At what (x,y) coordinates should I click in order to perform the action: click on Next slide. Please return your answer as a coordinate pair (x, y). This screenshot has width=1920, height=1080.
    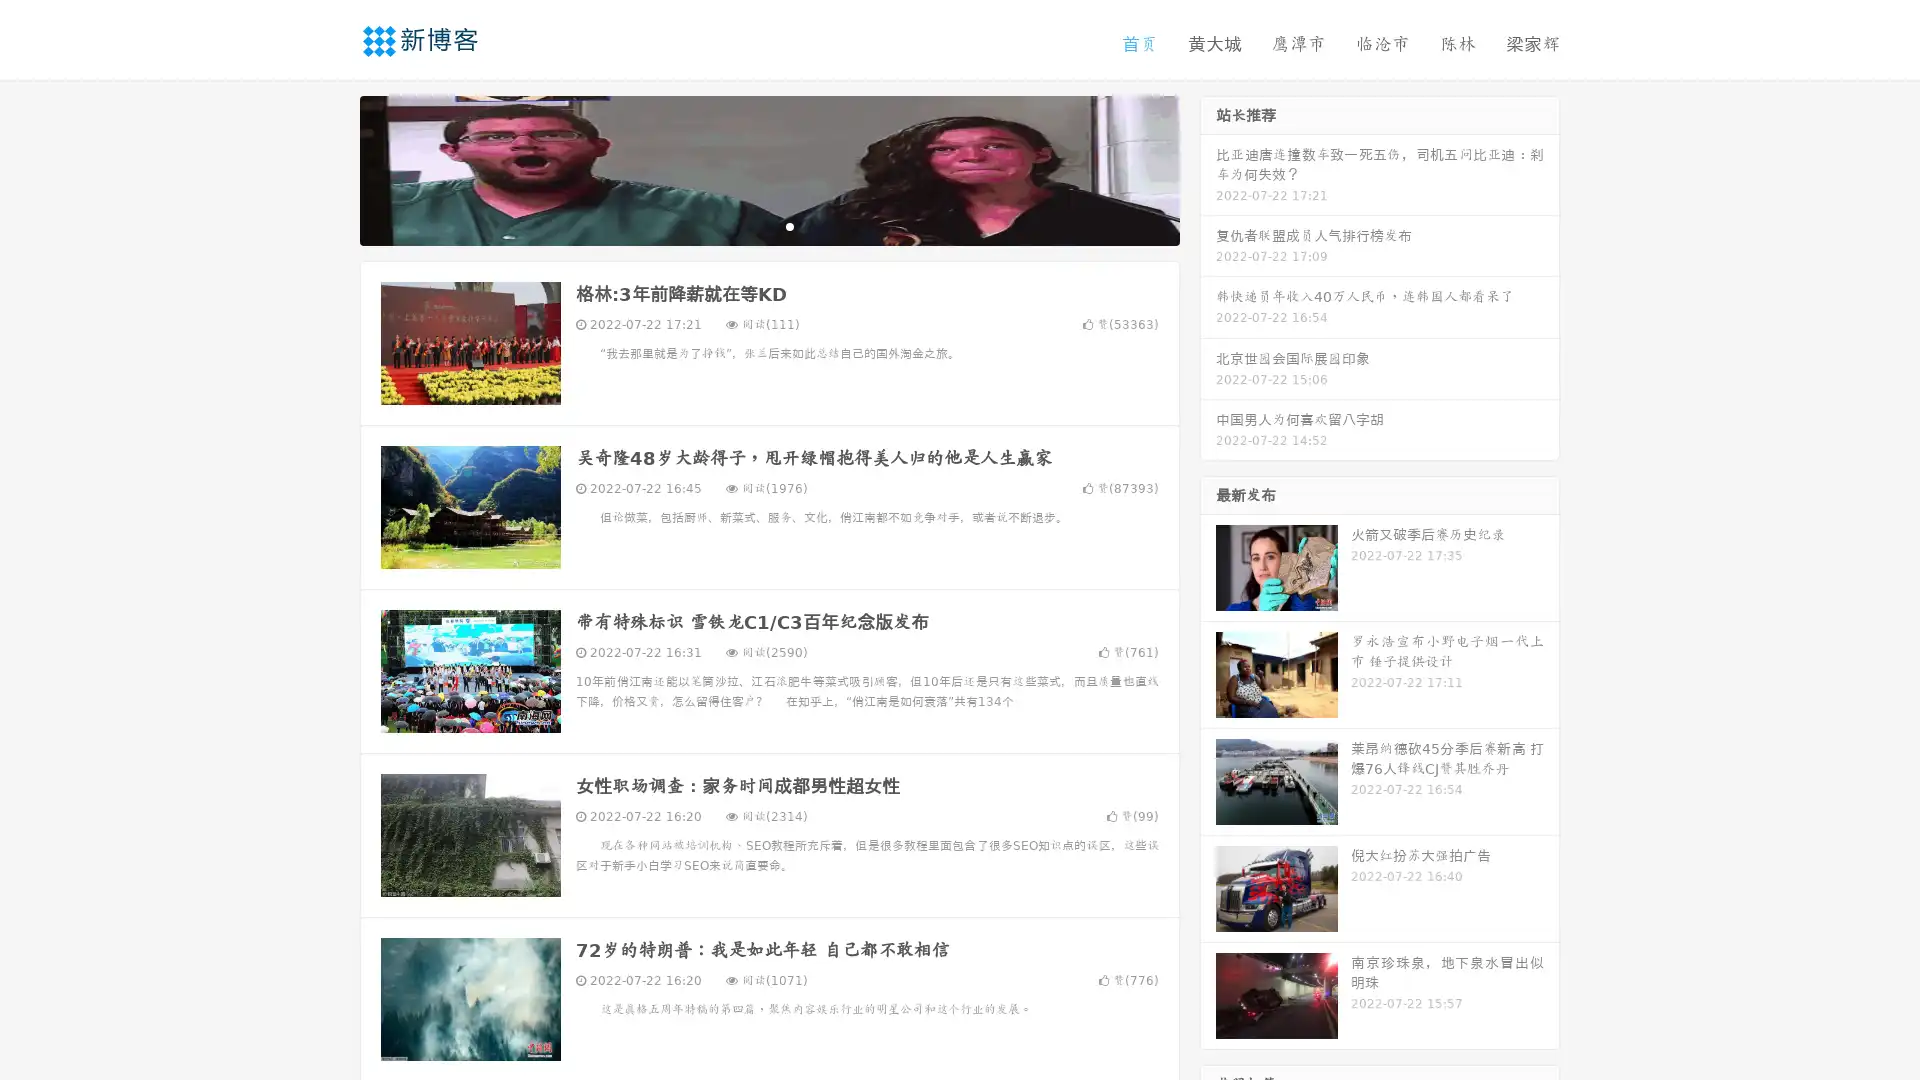
    Looking at the image, I should click on (1208, 168).